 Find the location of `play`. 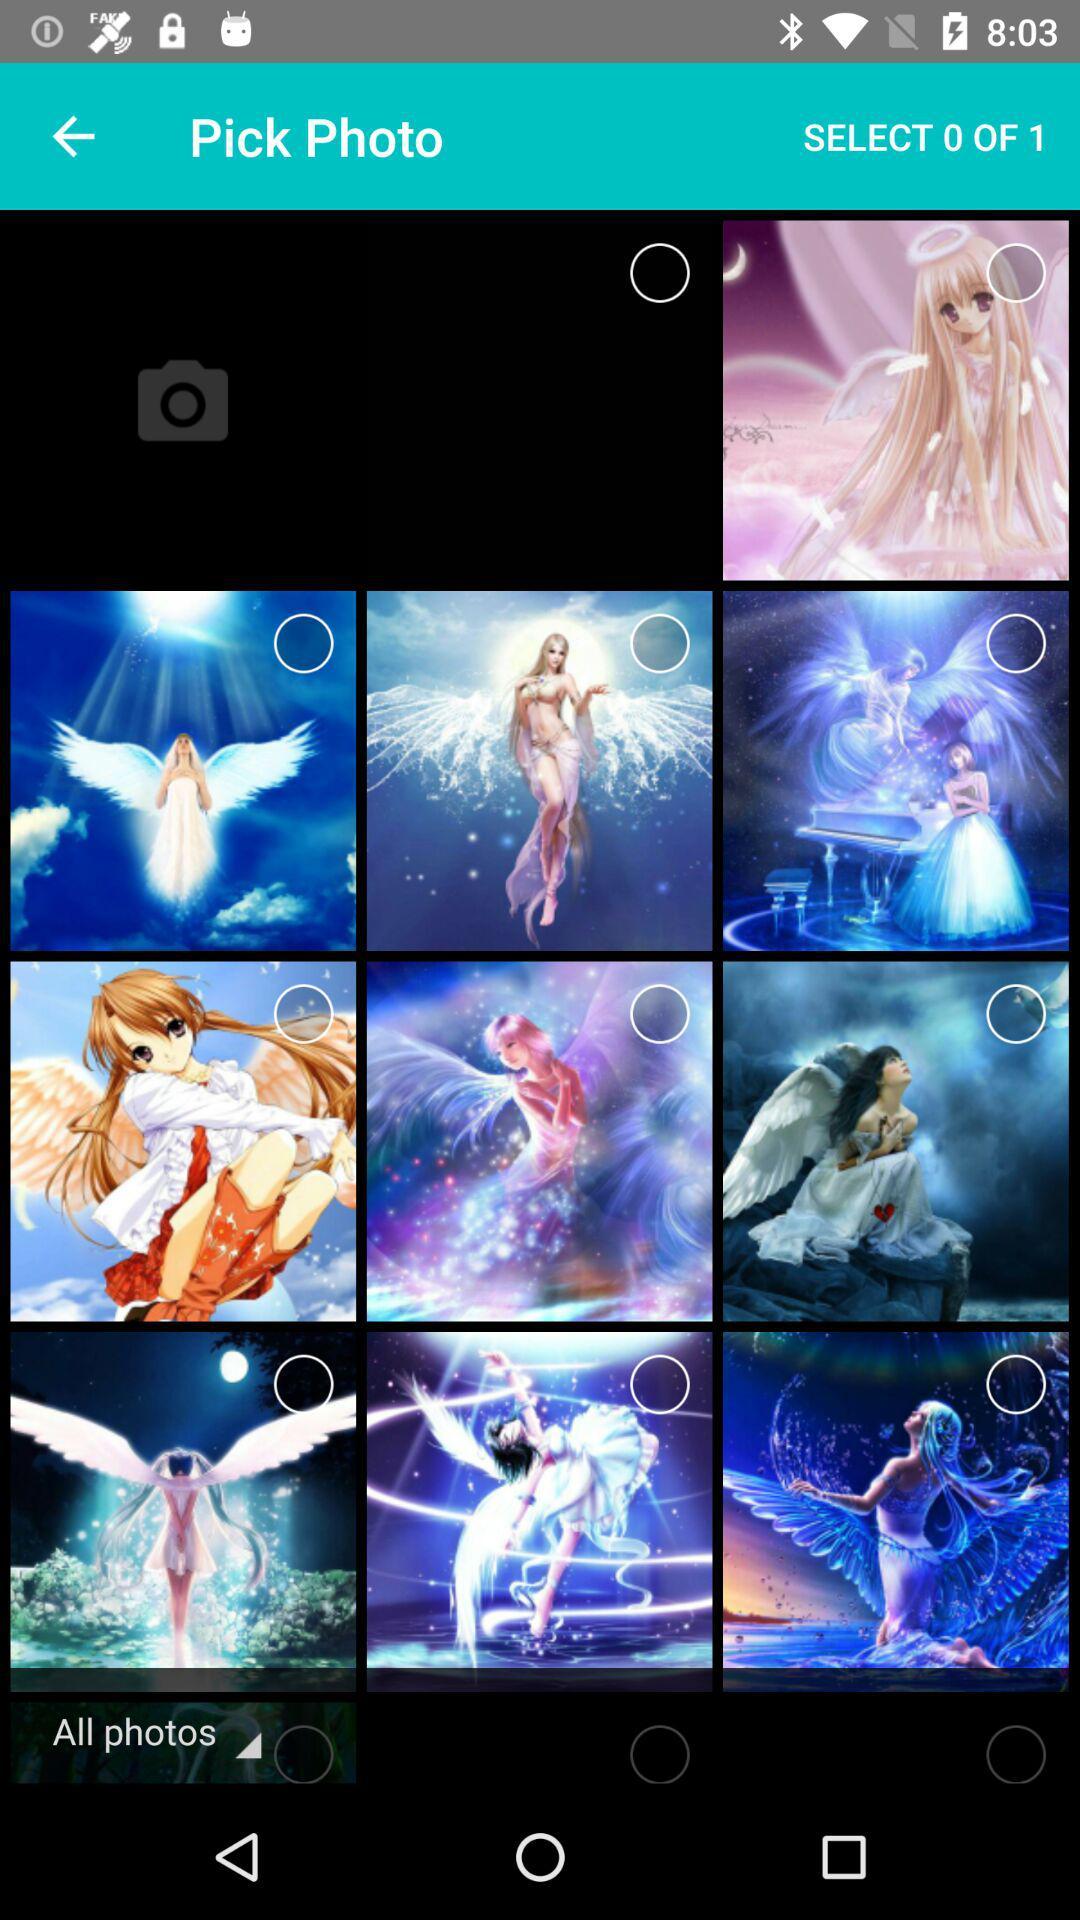

play is located at coordinates (659, 1747).